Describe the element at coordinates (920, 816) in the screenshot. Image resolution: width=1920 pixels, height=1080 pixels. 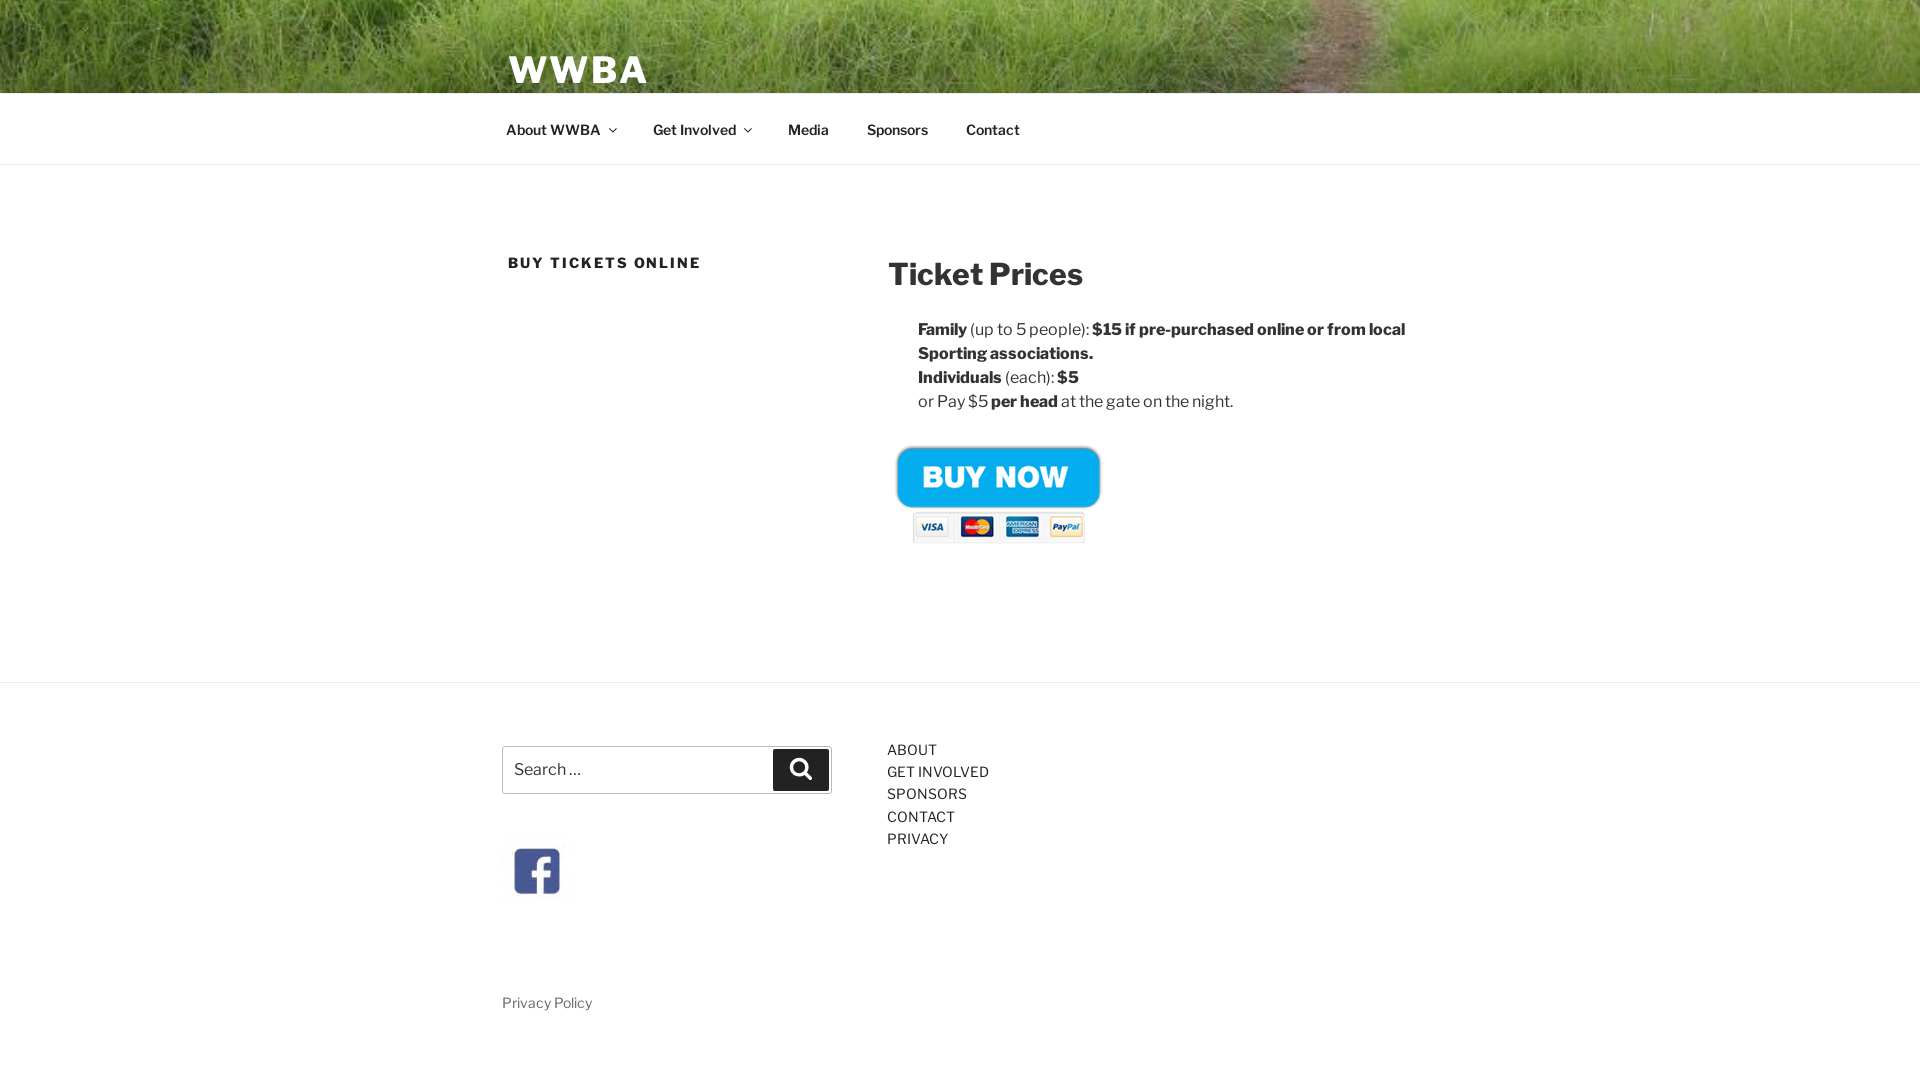
I see `'CONTACT'` at that location.